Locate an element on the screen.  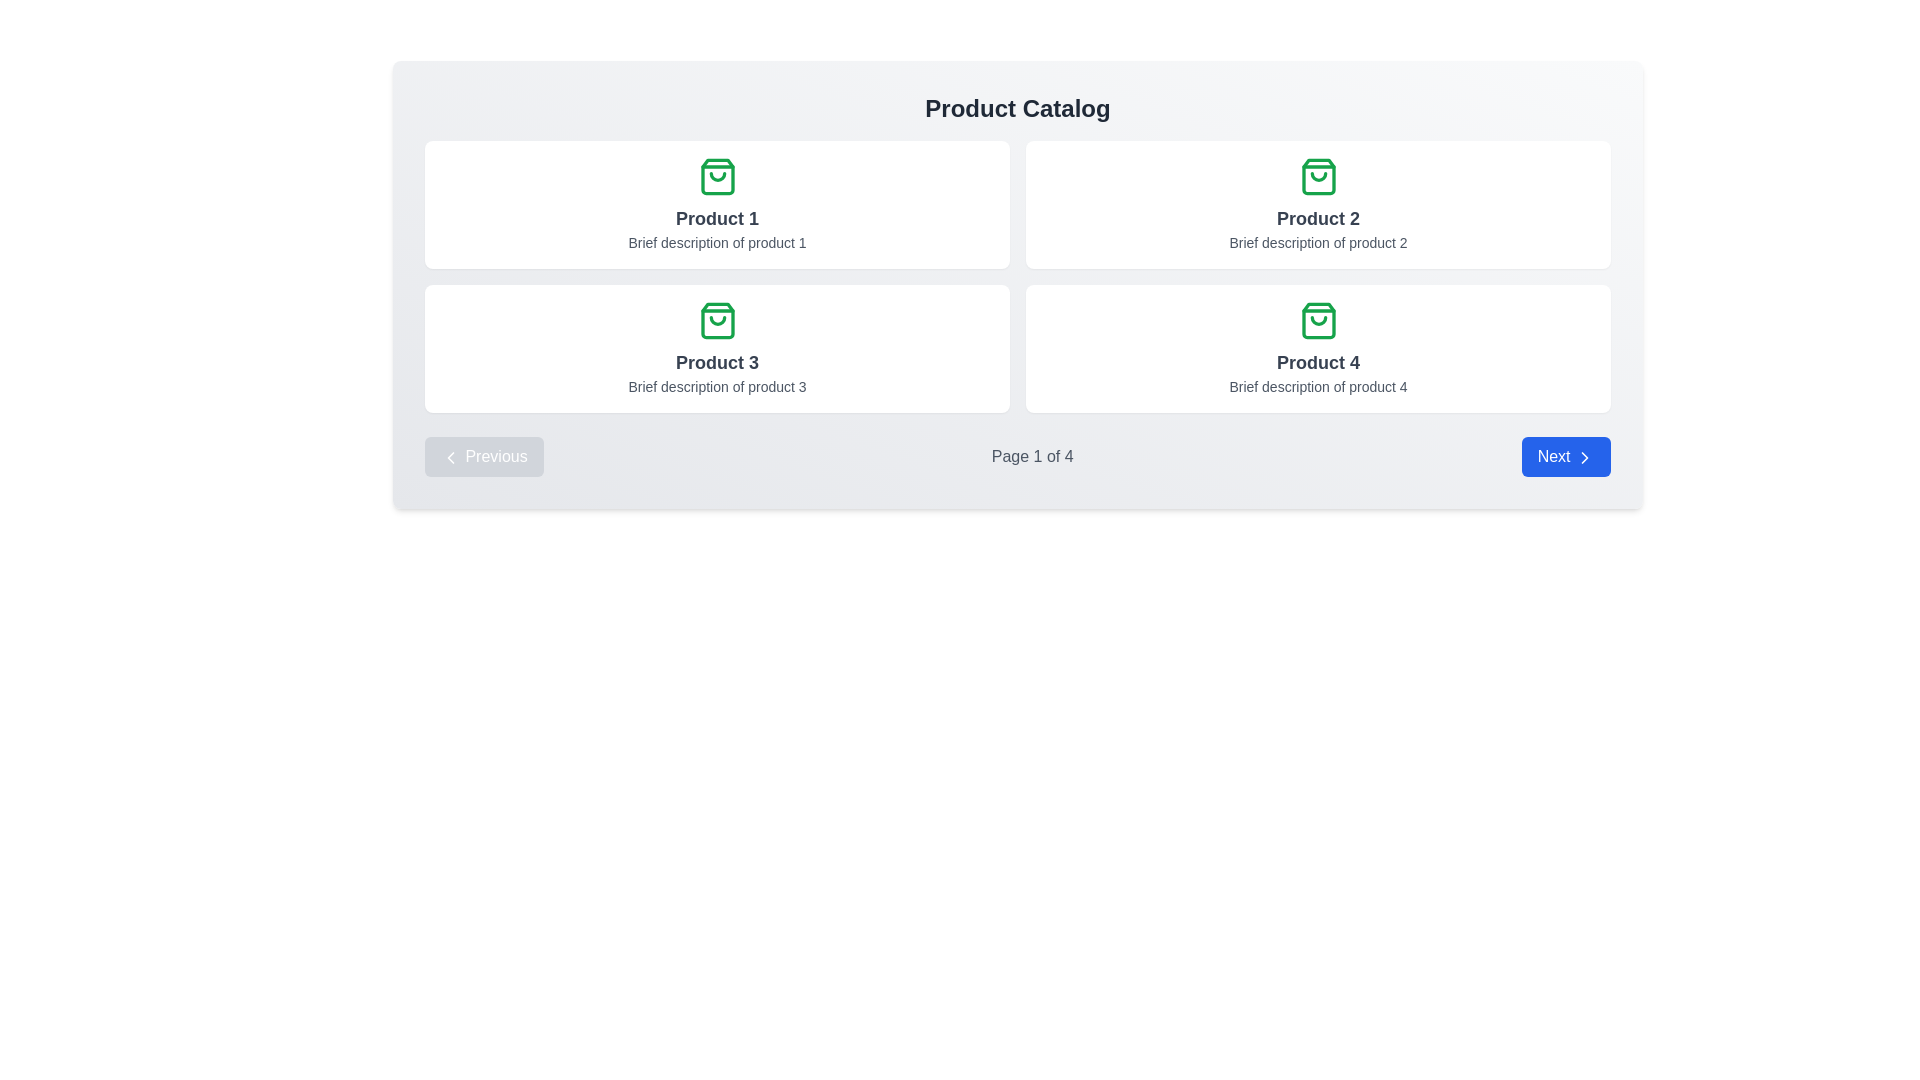
the Text Label that displays the current page number and total number of pages, located between the 'Previous' and 'Next' buttons in the navigation bar is located at coordinates (1032, 456).